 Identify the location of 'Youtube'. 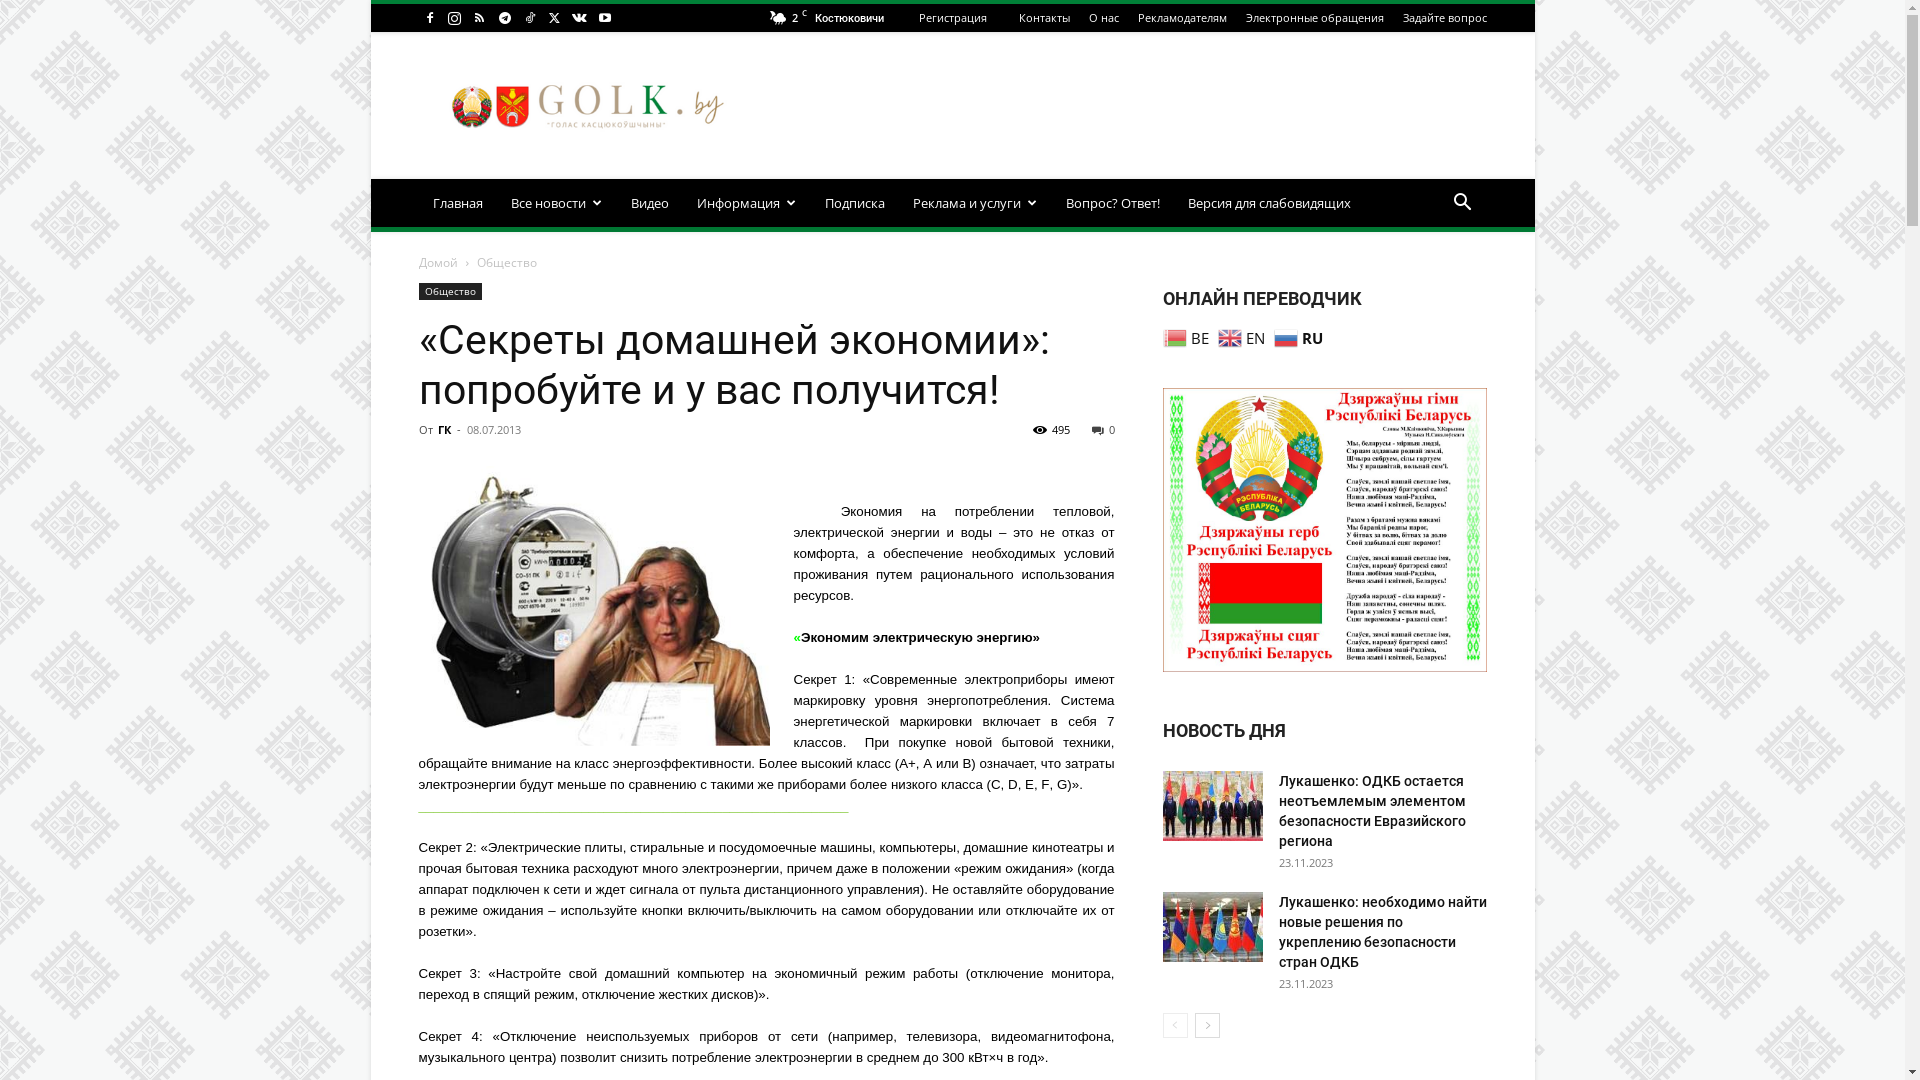
(603, 17).